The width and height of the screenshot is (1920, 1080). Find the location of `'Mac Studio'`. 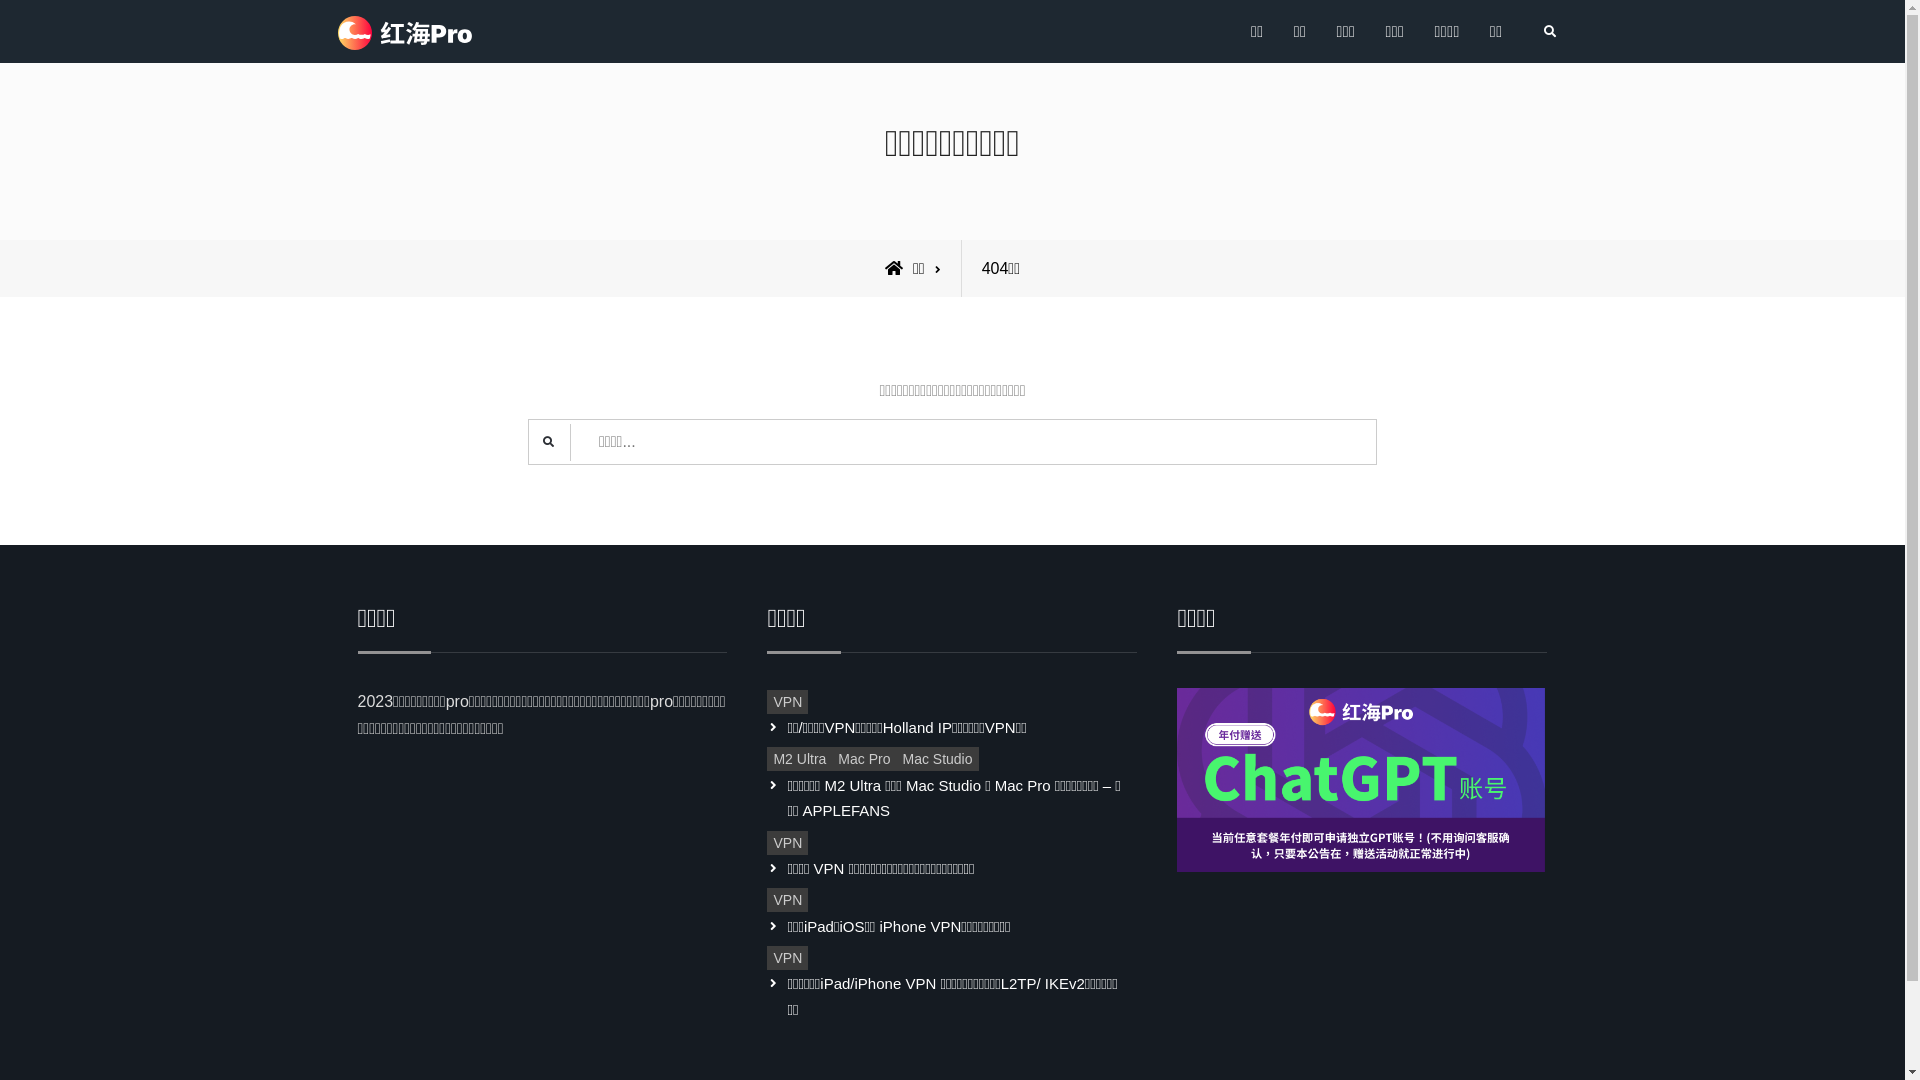

'Mac Studio' is located at coordinates (935, 759).